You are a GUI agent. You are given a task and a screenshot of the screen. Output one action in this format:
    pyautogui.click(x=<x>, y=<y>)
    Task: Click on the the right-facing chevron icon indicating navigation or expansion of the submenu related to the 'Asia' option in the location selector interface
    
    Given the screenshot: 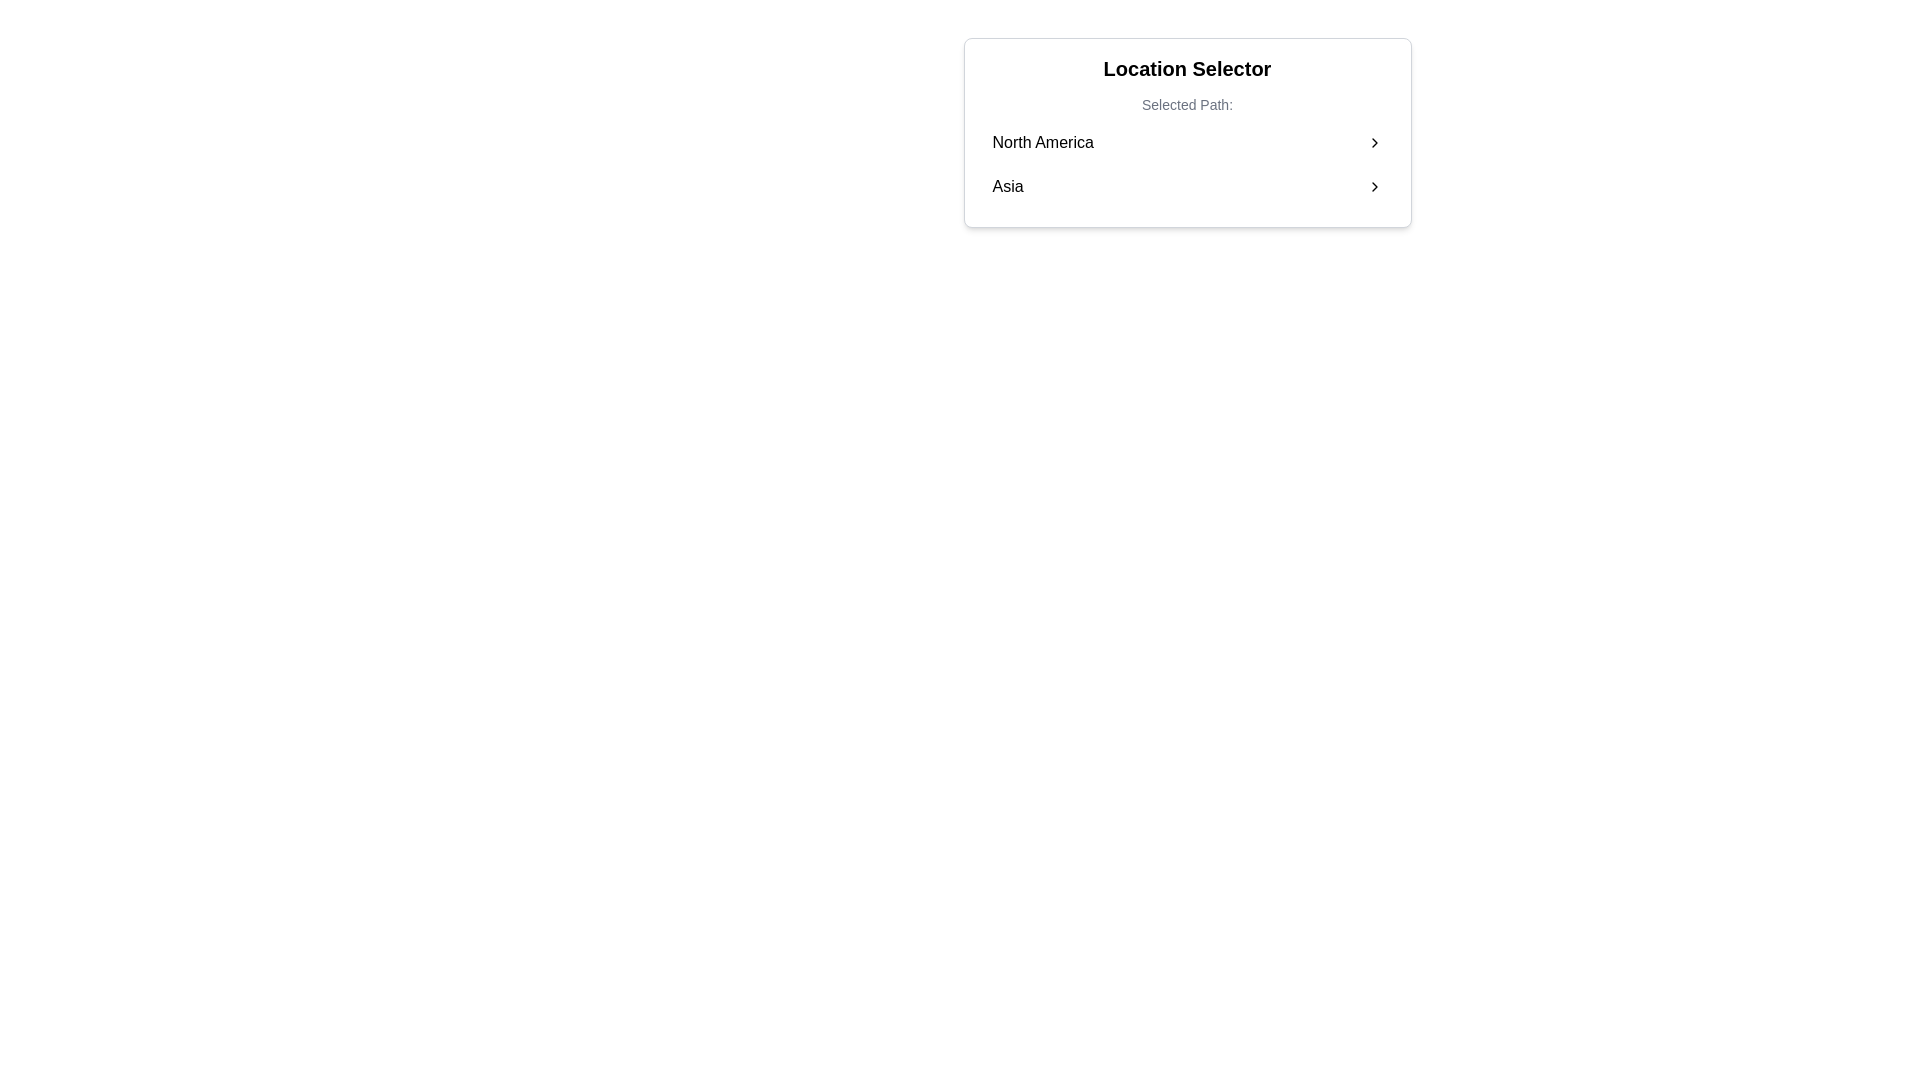 What is the action you would take?
    pyautogui.click(x=1373, y=186)
    